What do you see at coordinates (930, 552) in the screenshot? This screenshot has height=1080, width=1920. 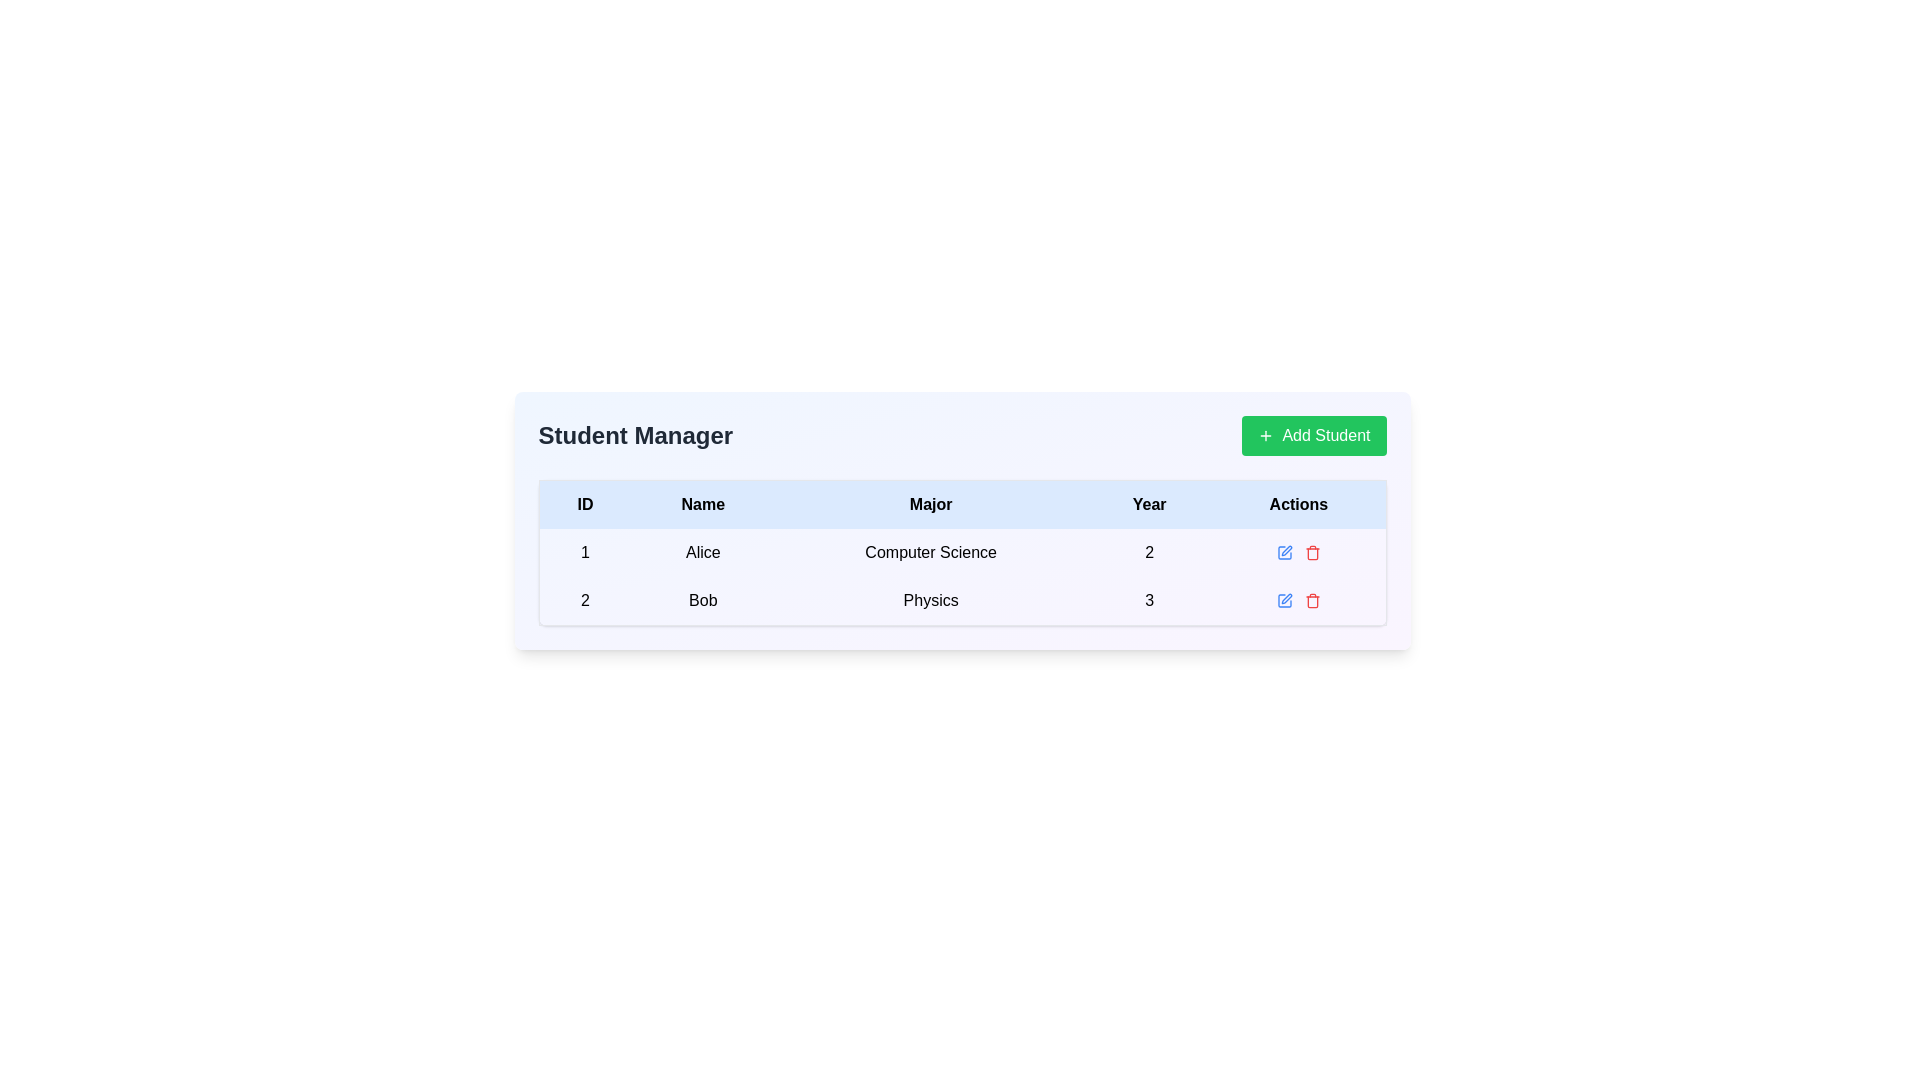 I see `the Text Label indicating 'Computer Science' located in the third column of the first row of a table-like structure` at bounding box center [930, 552].